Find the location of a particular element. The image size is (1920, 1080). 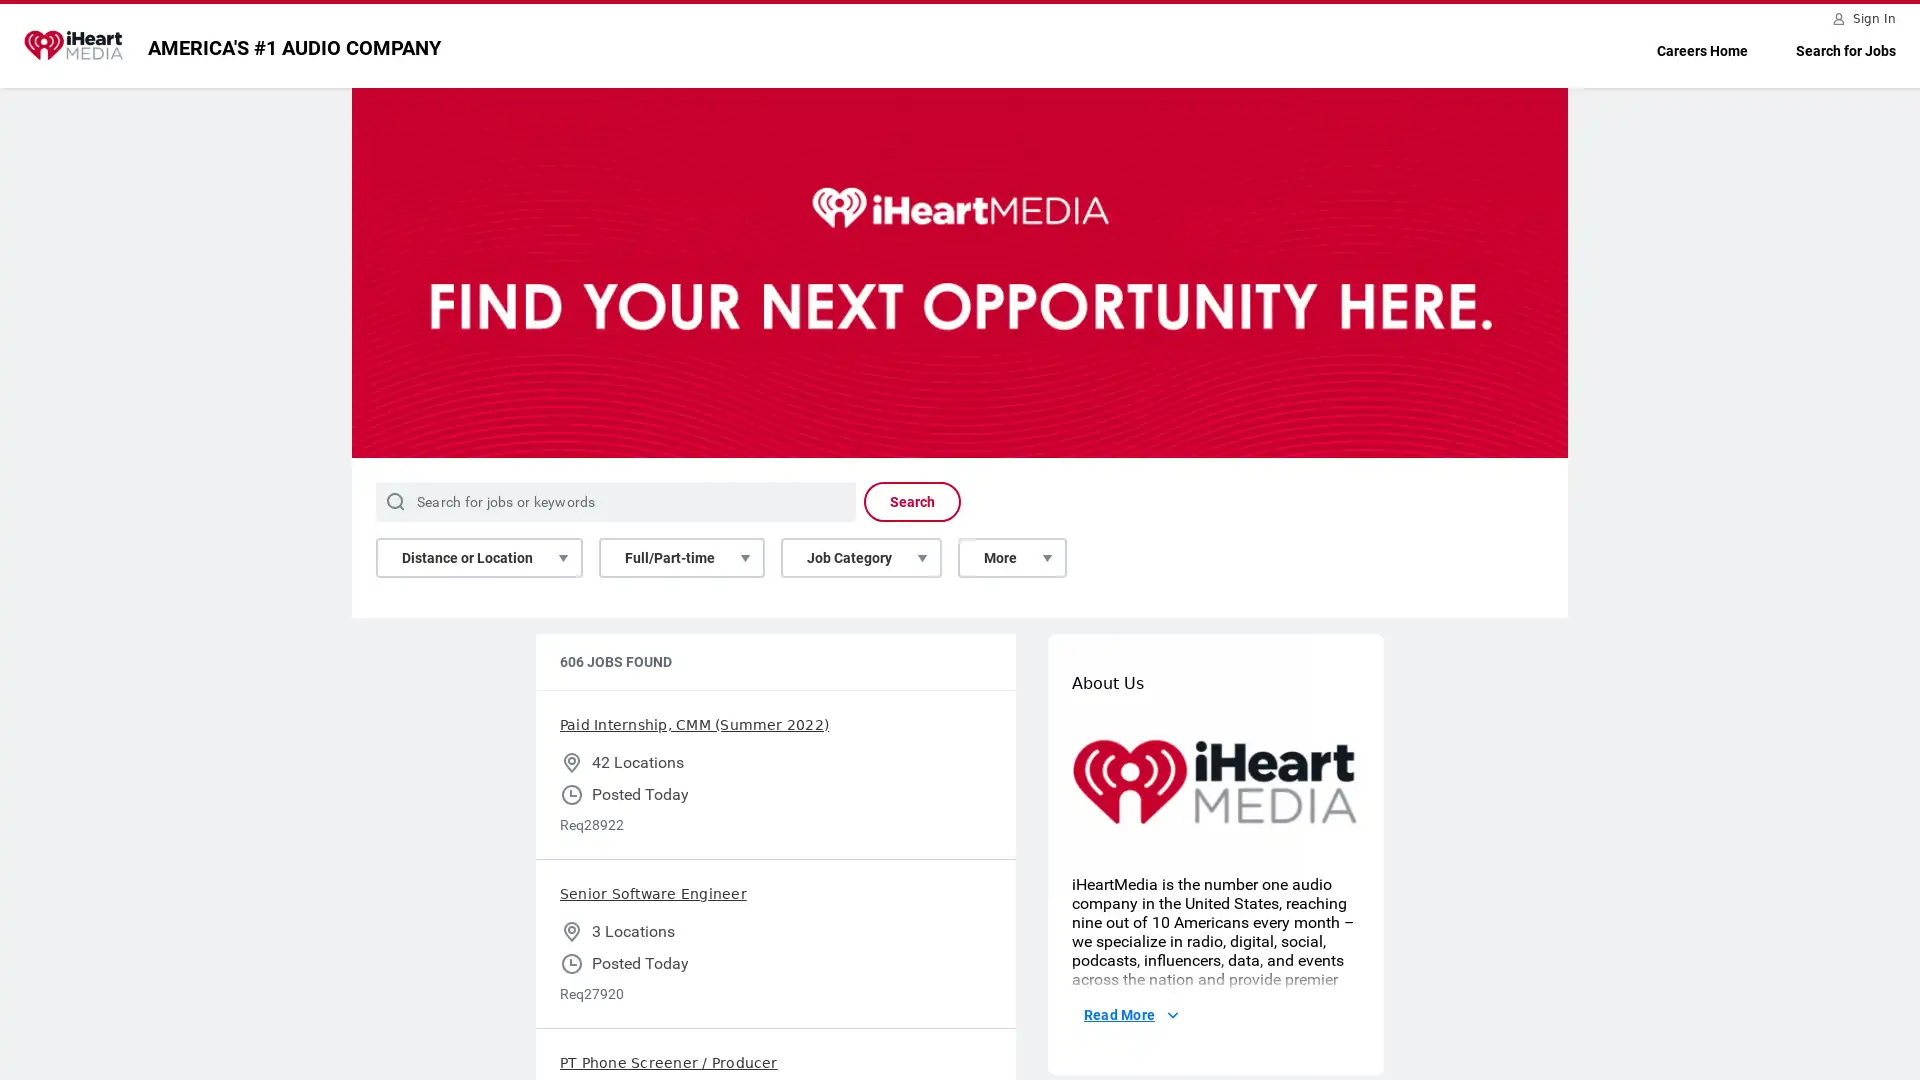

Careers Home is located at coordinates (1701, 50).